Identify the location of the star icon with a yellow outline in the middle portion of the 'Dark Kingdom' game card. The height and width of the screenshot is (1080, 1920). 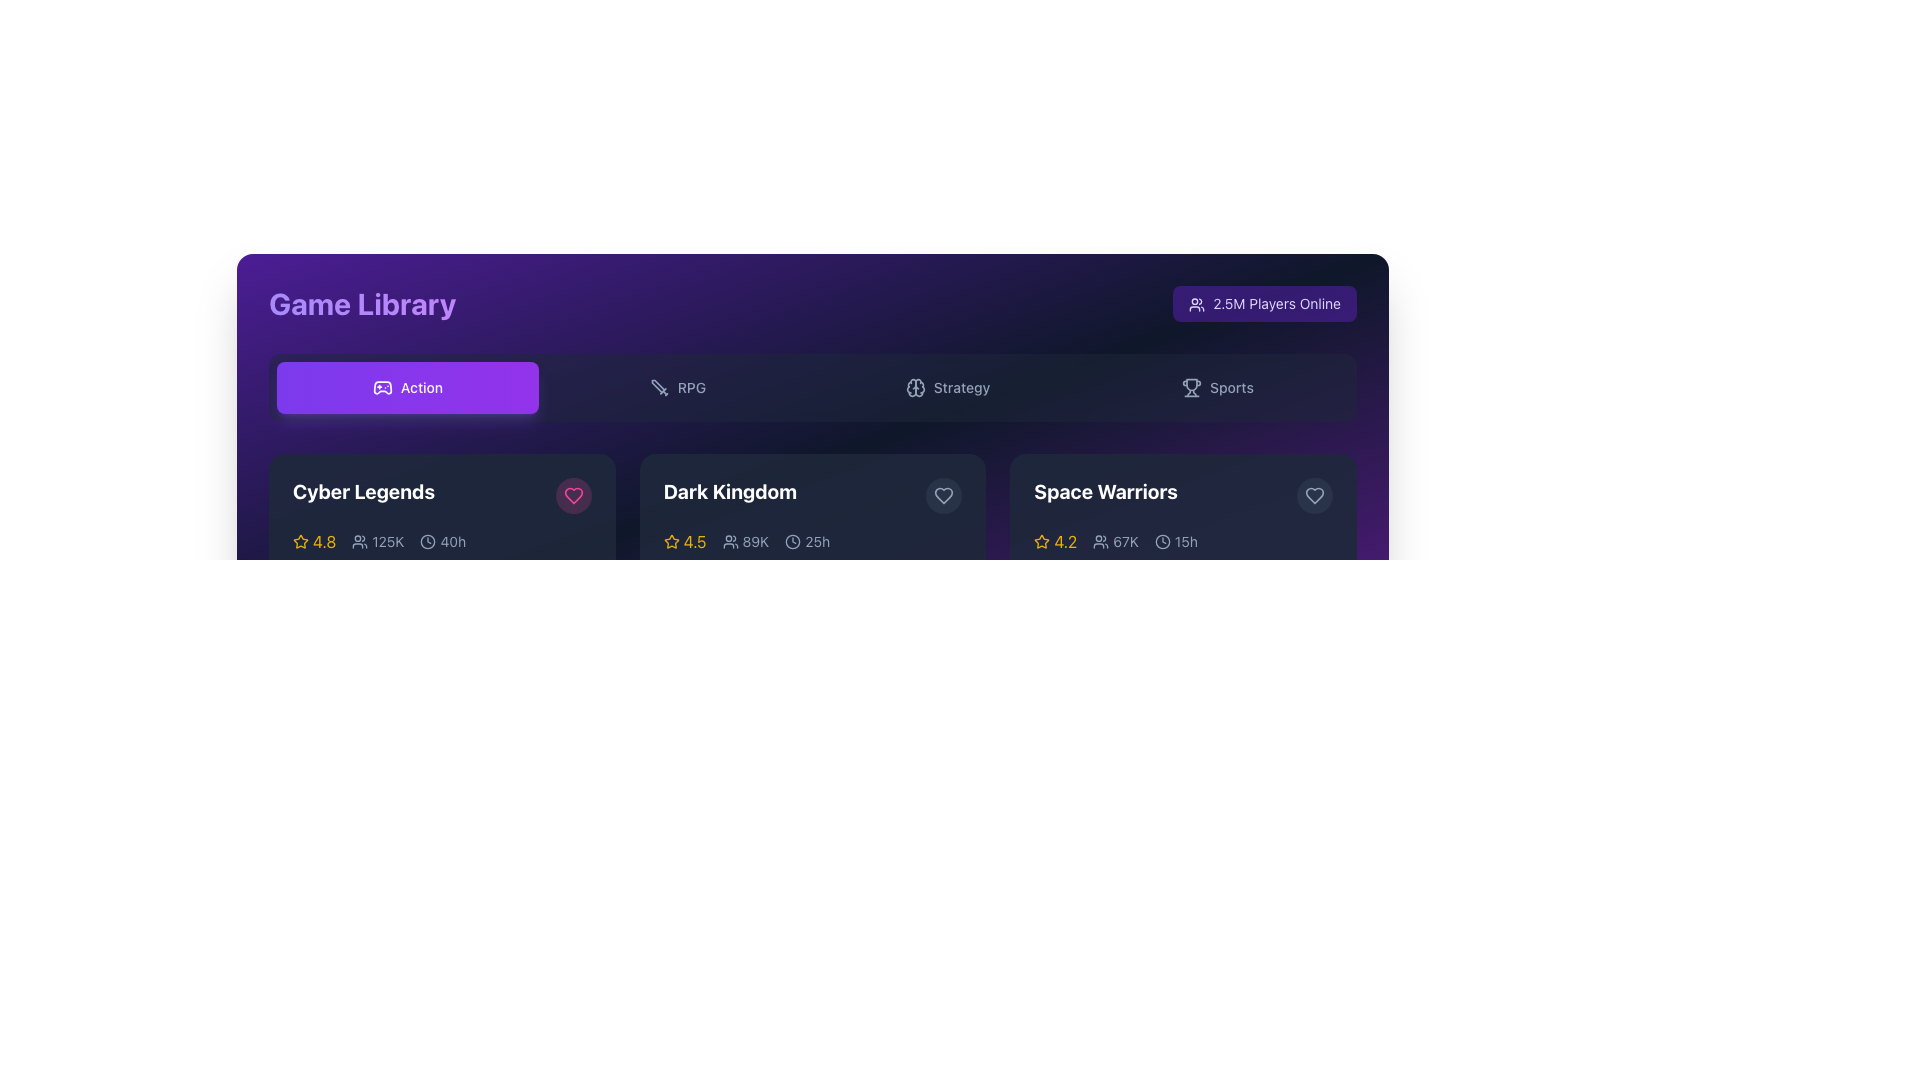
(671, 541).